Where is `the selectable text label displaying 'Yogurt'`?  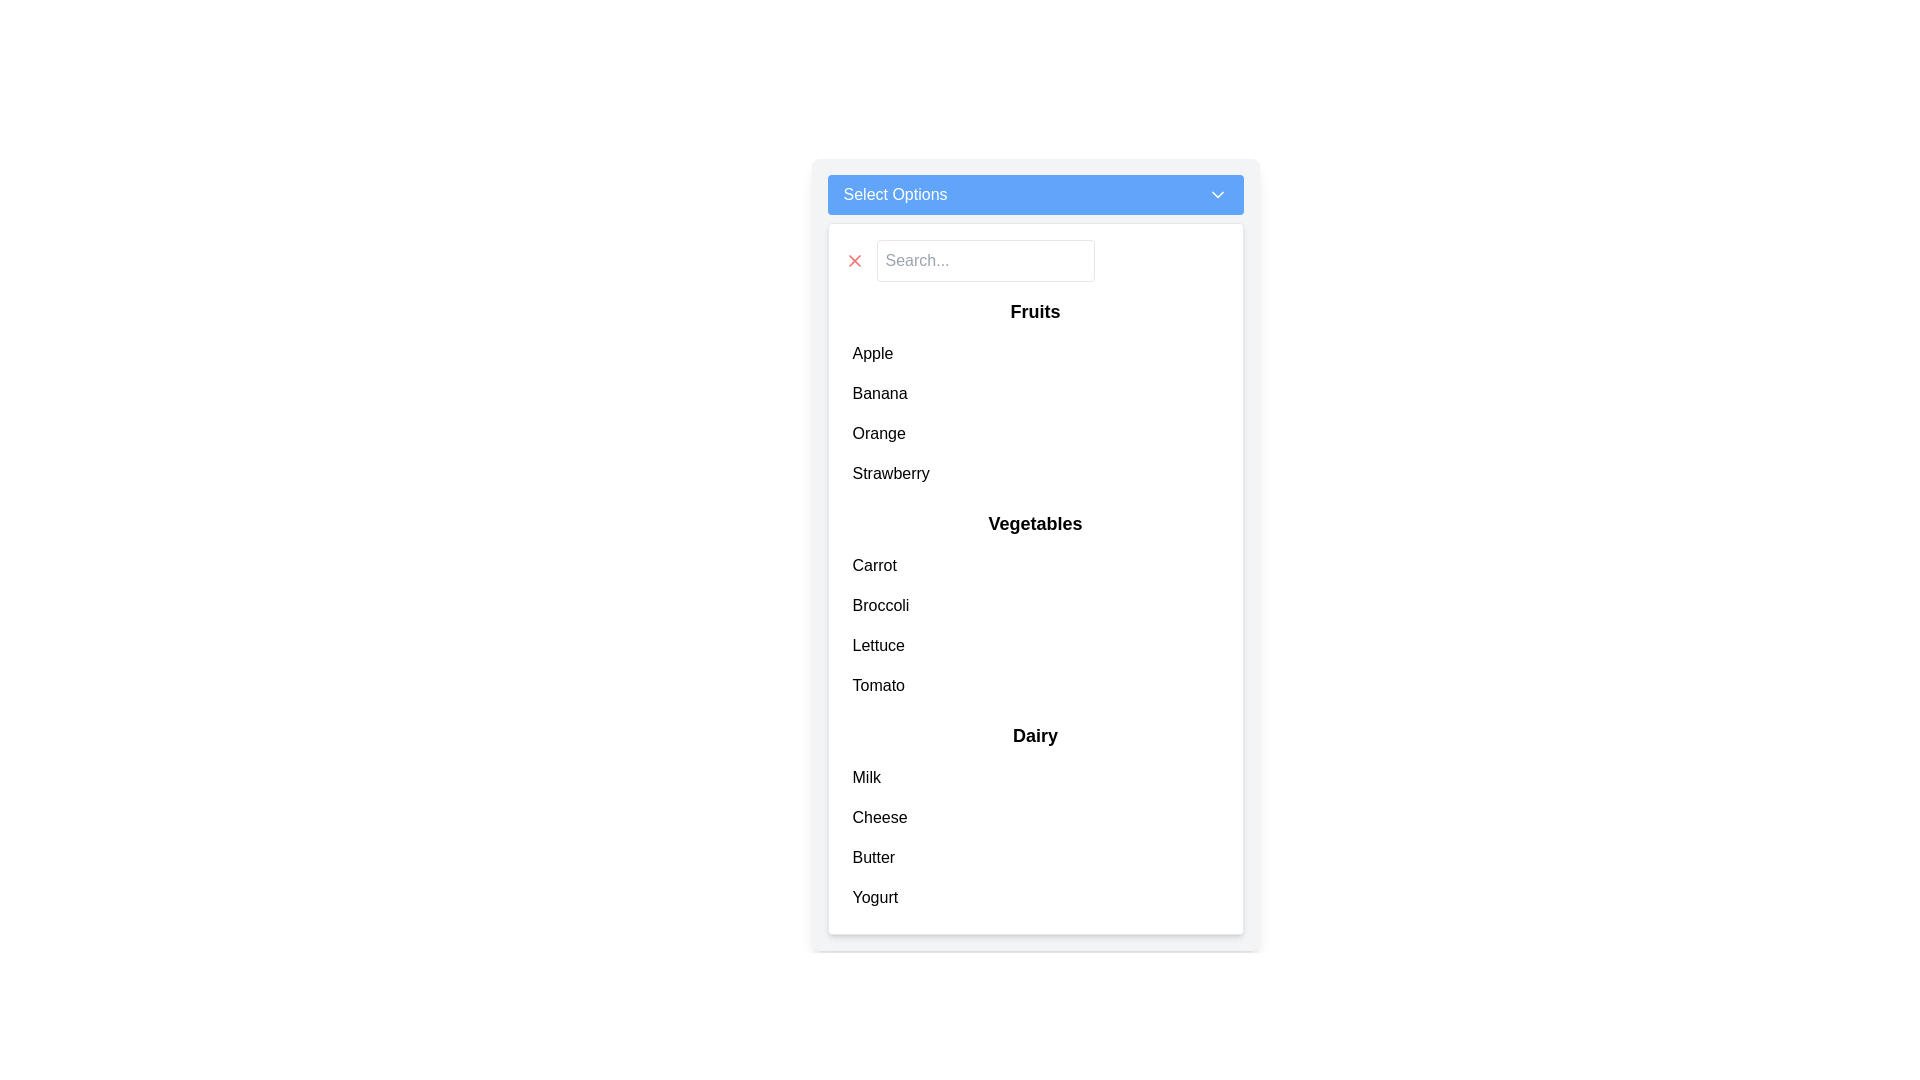
the selectable text label displaying 'Yogurt' is located at coordinates (875, 897).